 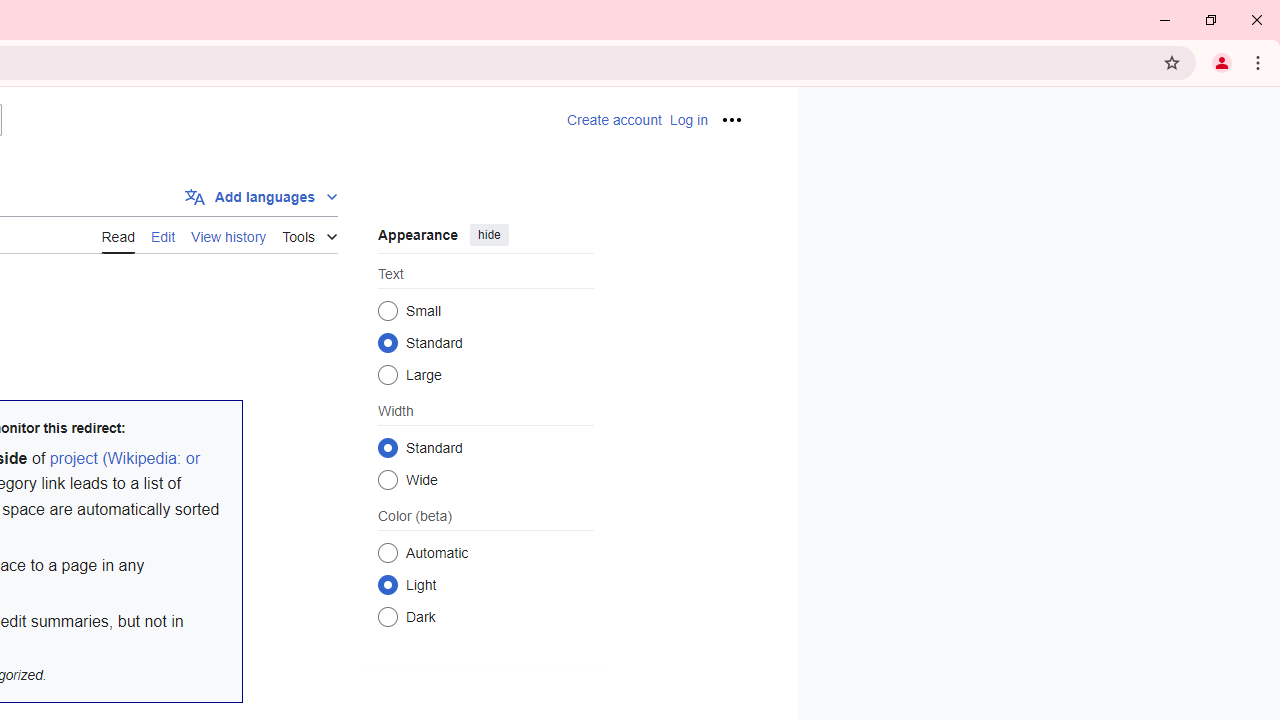 I want to click on 'AutomationID: pt-login-2', so click(x=688, y=120).